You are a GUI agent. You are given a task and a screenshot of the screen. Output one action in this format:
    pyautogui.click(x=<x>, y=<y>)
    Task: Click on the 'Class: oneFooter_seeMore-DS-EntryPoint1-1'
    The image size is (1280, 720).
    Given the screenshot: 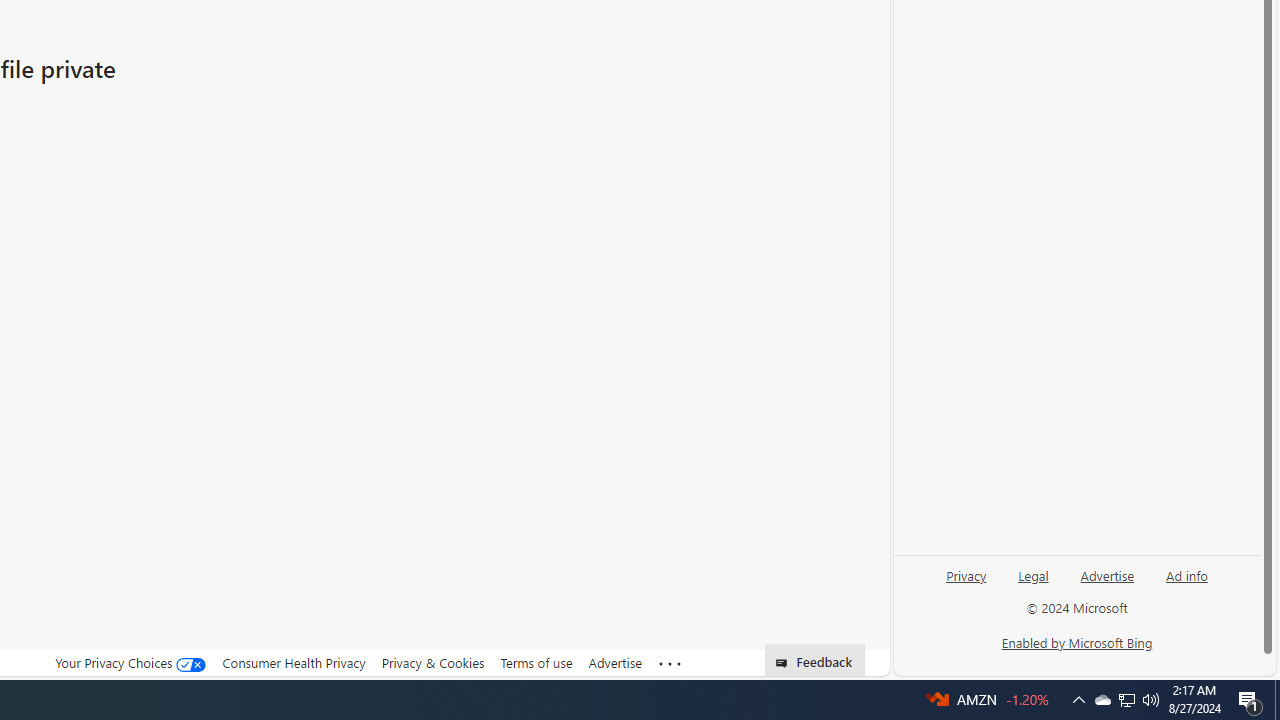 What is the action you would take?
    pyautogui.click(x=670, y=663)
    